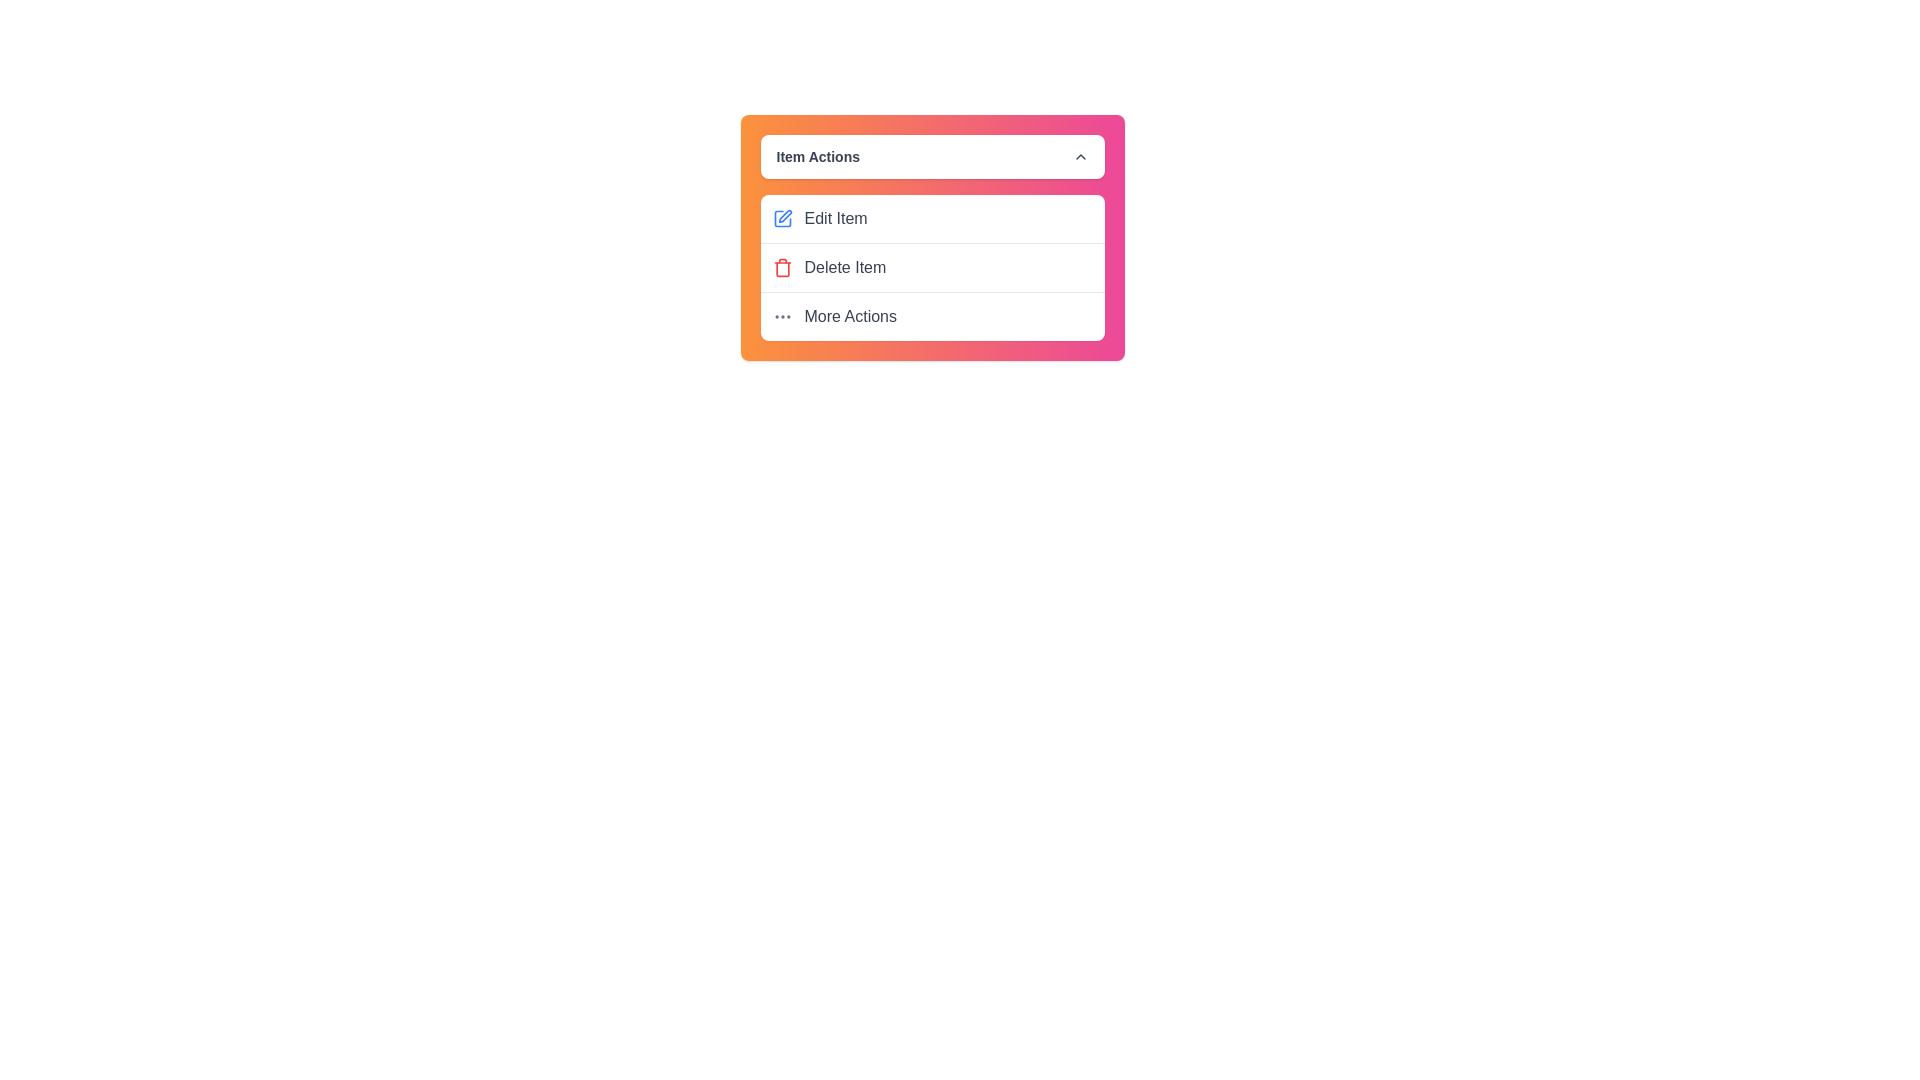 The image size is (1920, 1080). What do you see at coordinates (931, 219) in the screenshot?
I see `the 'Edit Item' option in the menu` at bounding box center [931, 219].